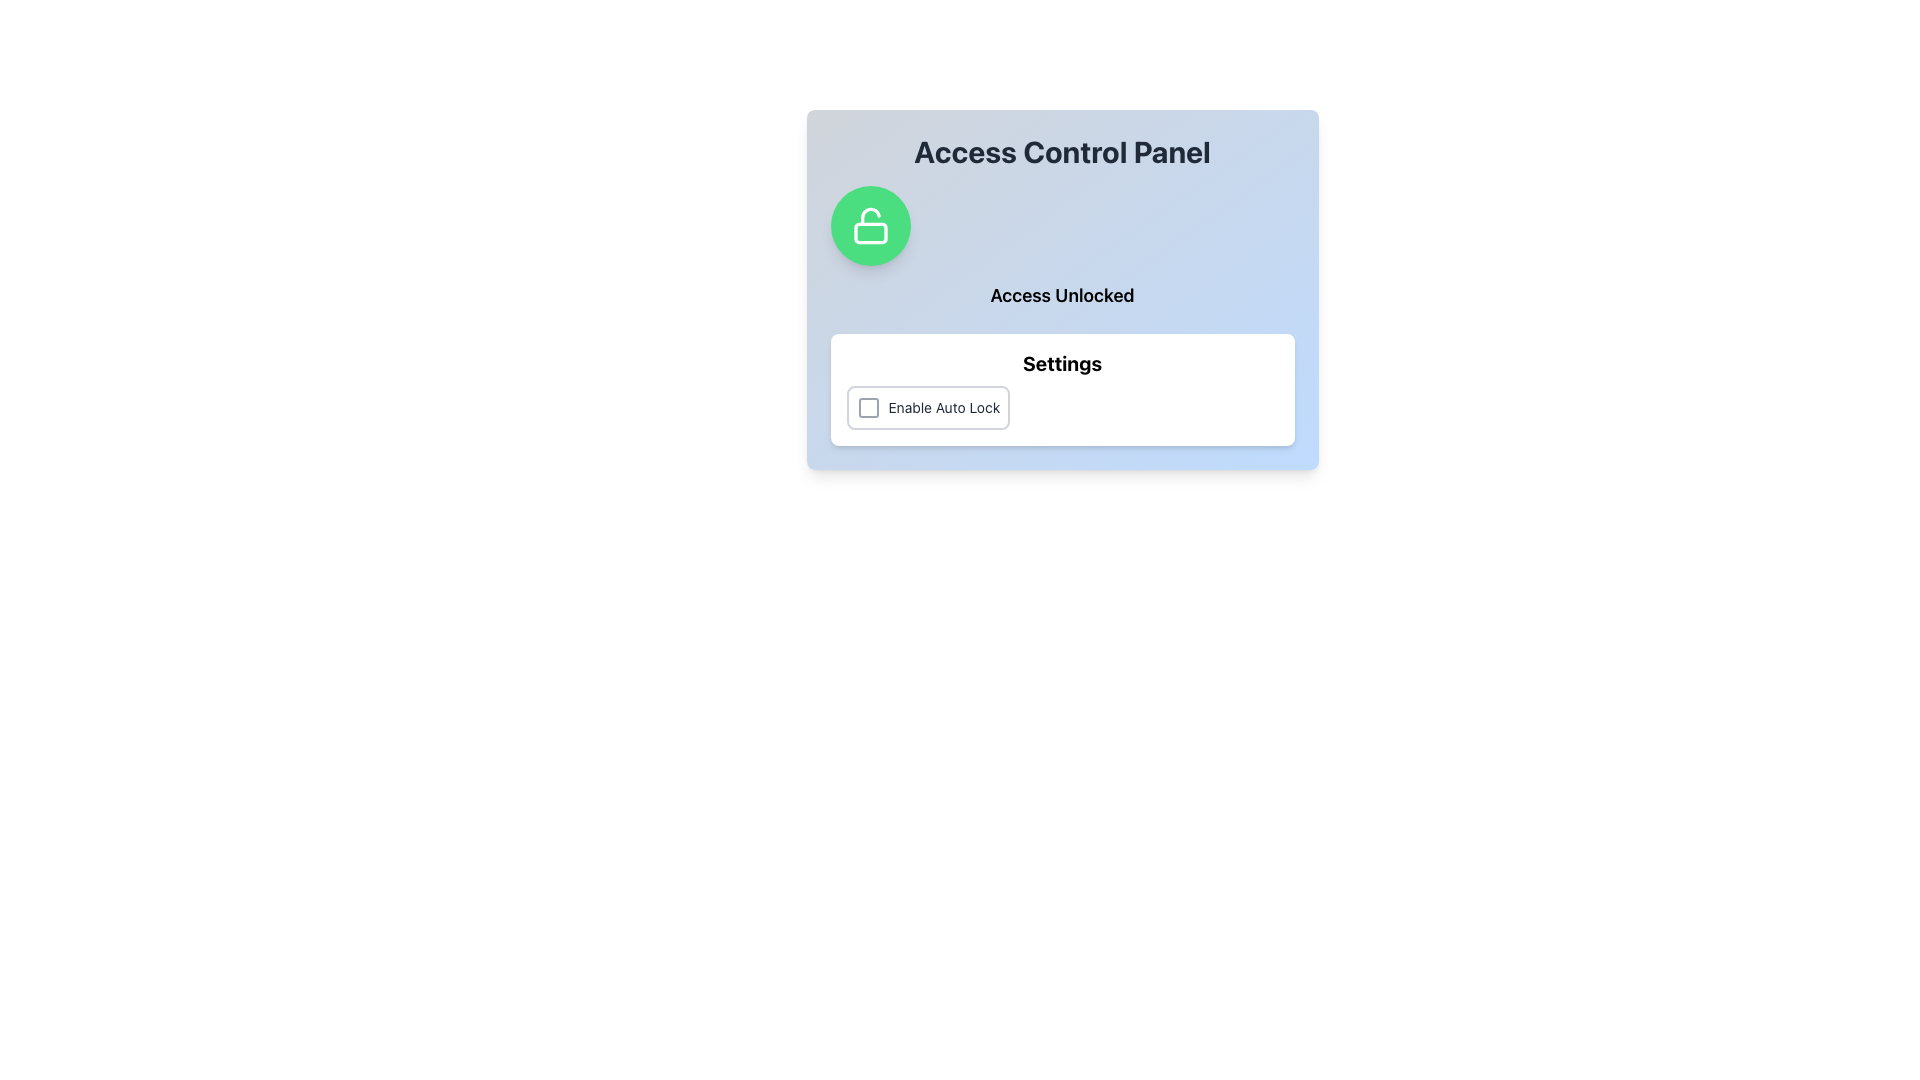 The image size is (1920, 1080). I want to click on the toggleable selection icon located at the top-left corner of the 'Enable Auto Lock' section, so click(868, 407).